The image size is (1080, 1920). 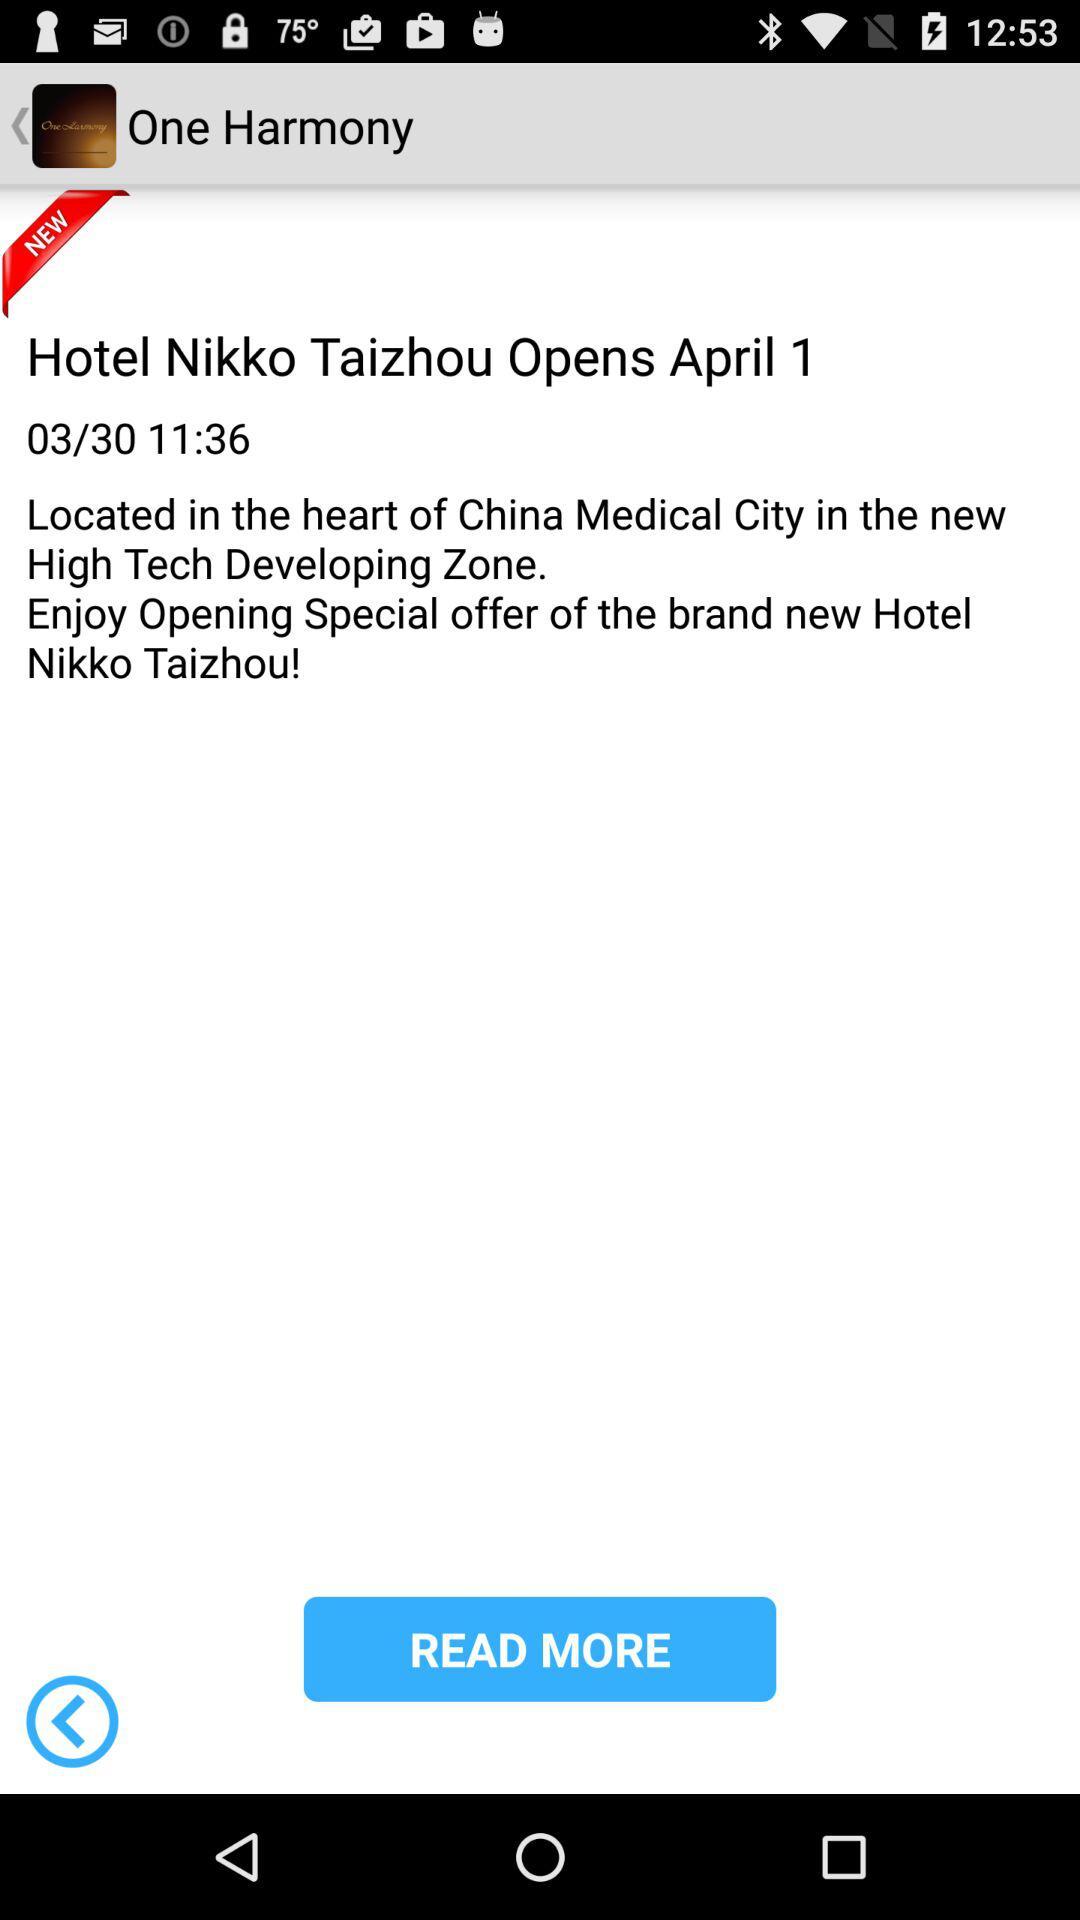 I want to click on the item below the located in the icon, so click(x=71, y=1720).